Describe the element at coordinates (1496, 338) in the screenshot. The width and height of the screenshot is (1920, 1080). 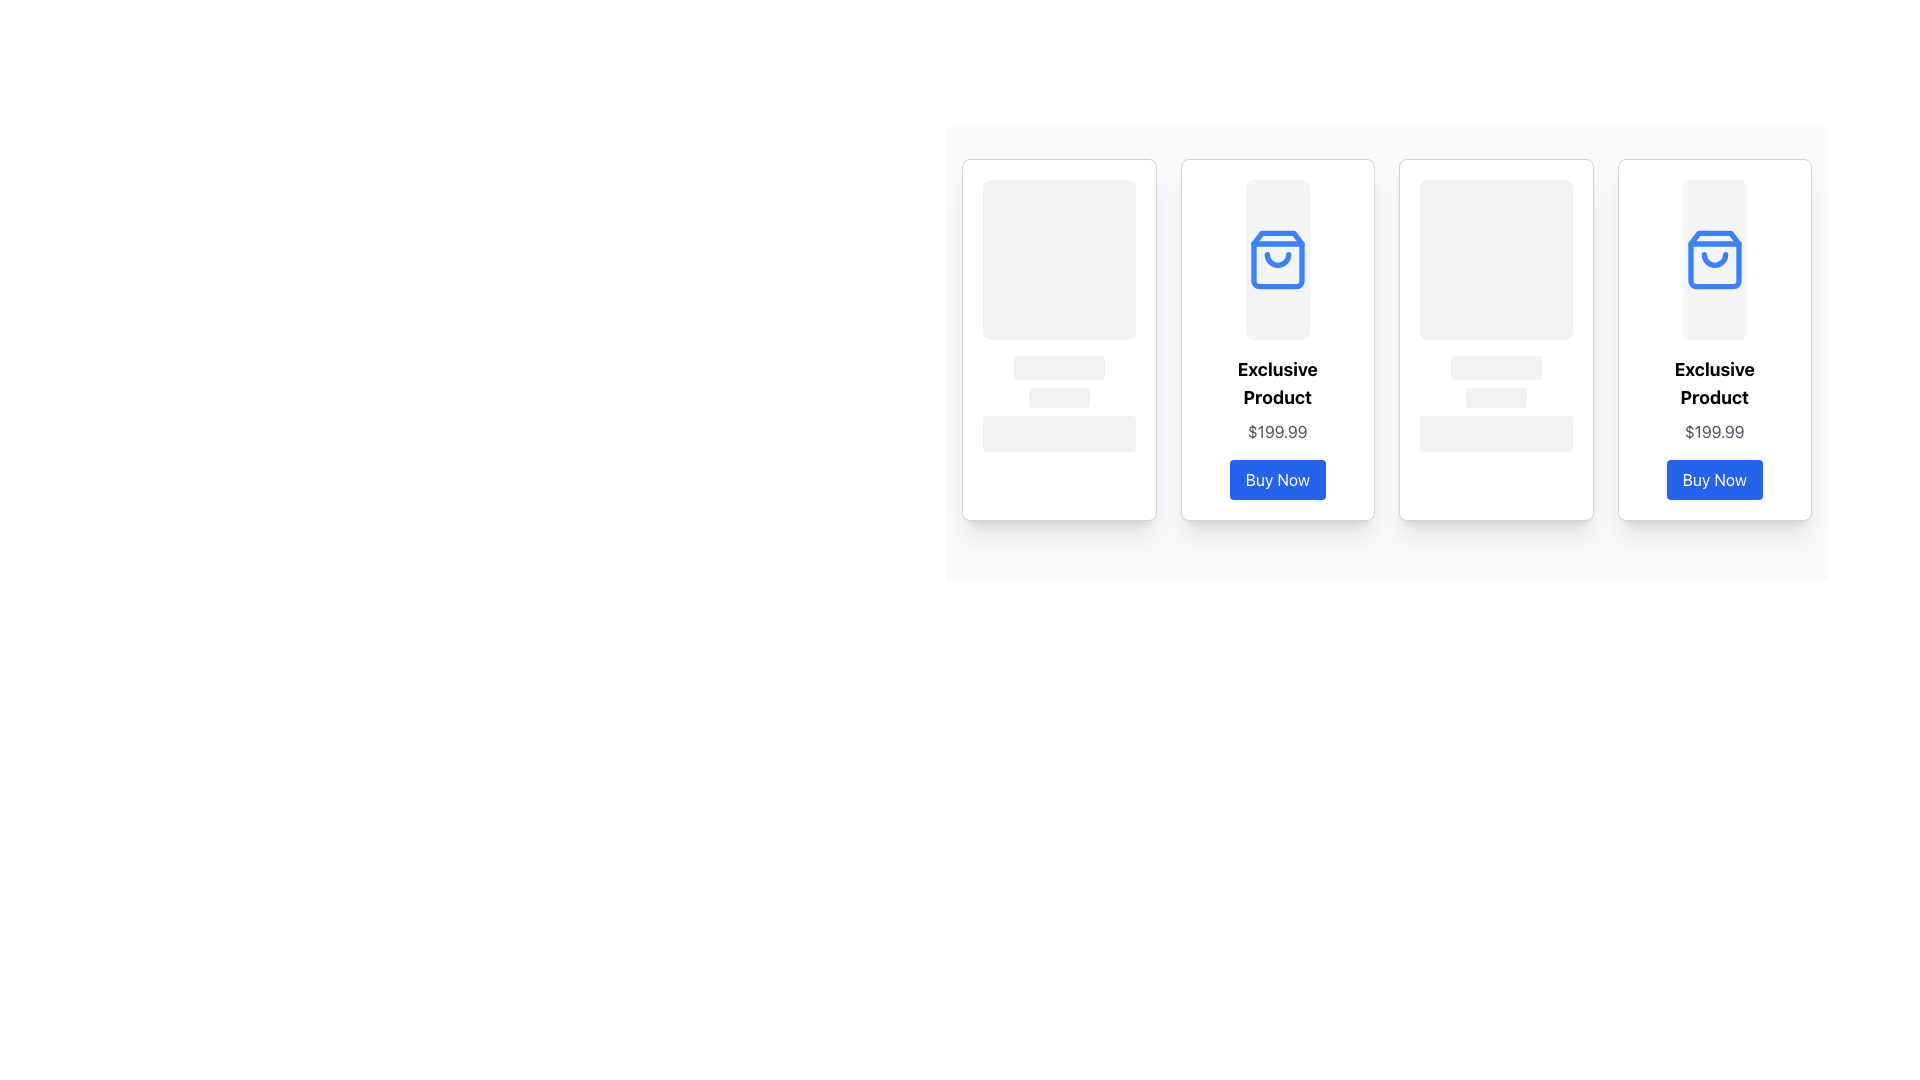
I see `third card from the left in a grid layout for more options` at that location.